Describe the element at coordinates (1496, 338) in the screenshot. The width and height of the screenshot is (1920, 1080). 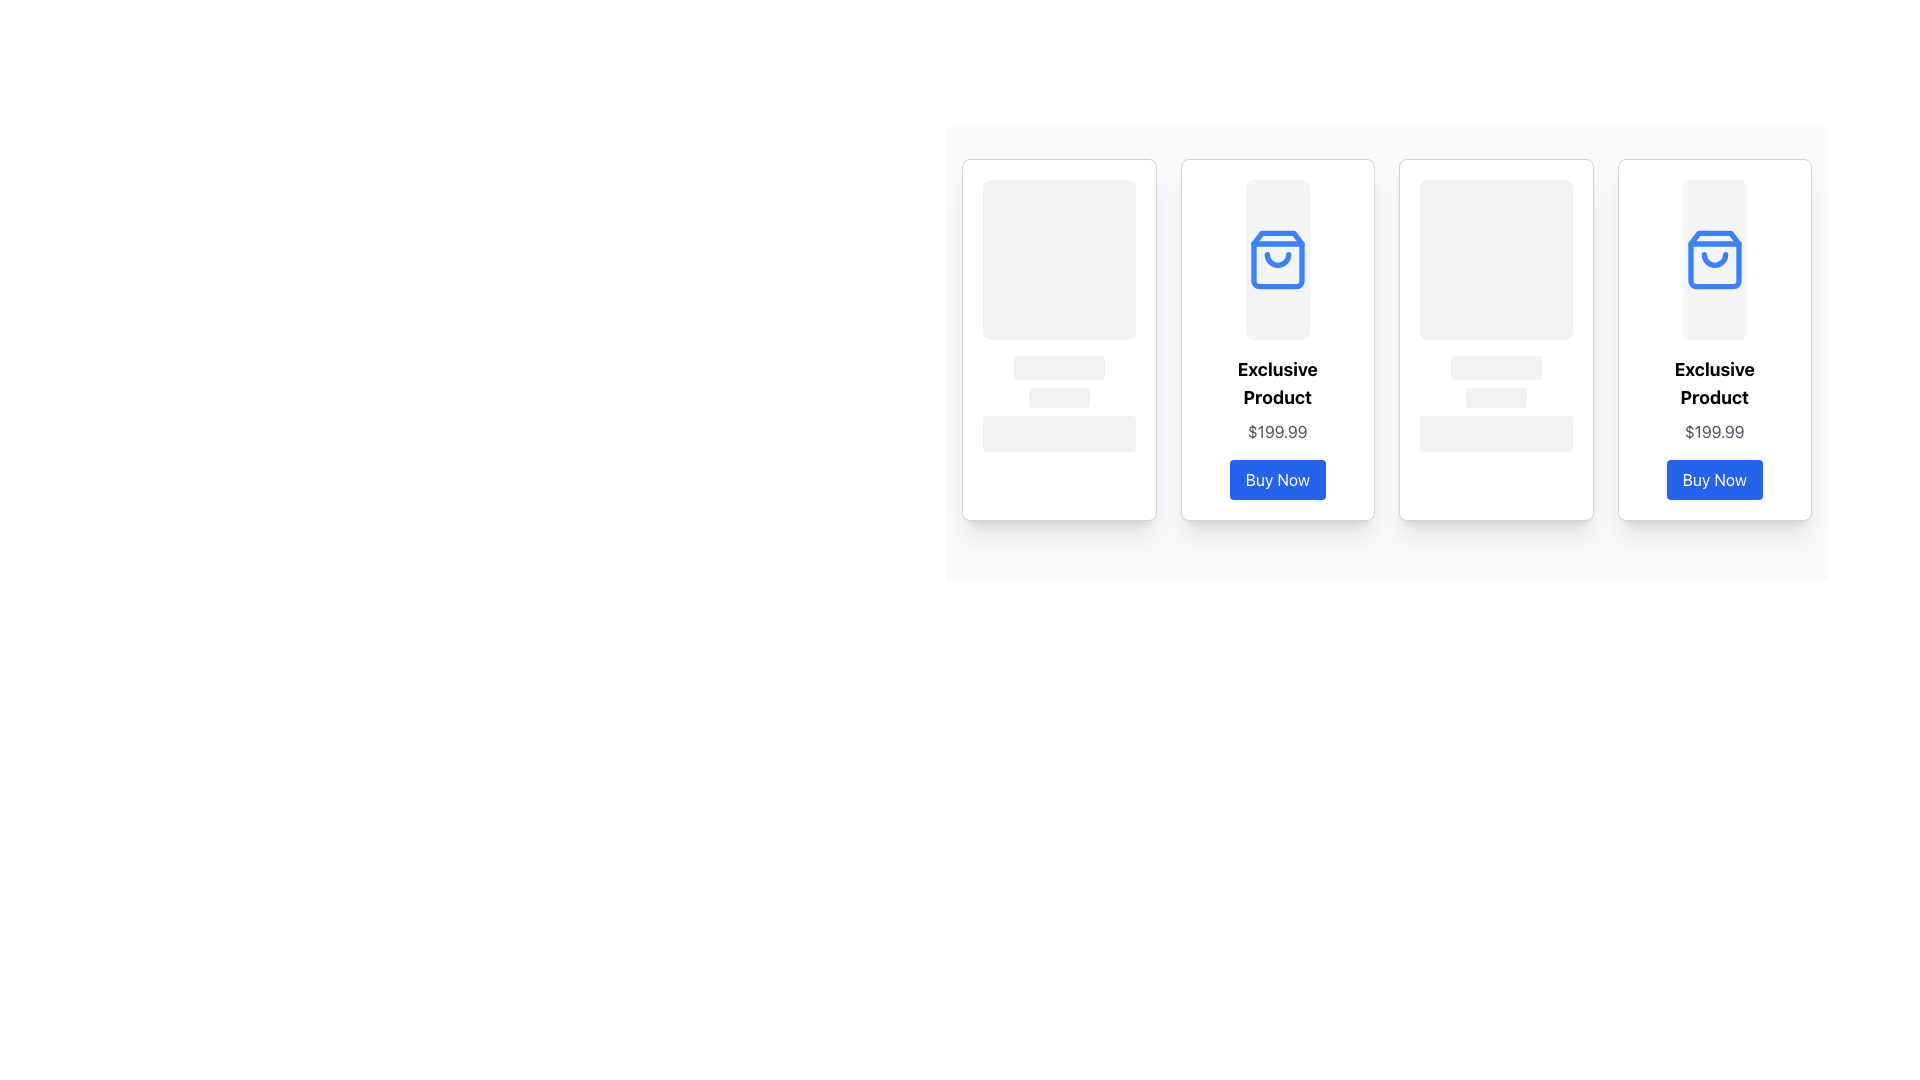
I see `third card from the left in a grid layout for more options` at that location.